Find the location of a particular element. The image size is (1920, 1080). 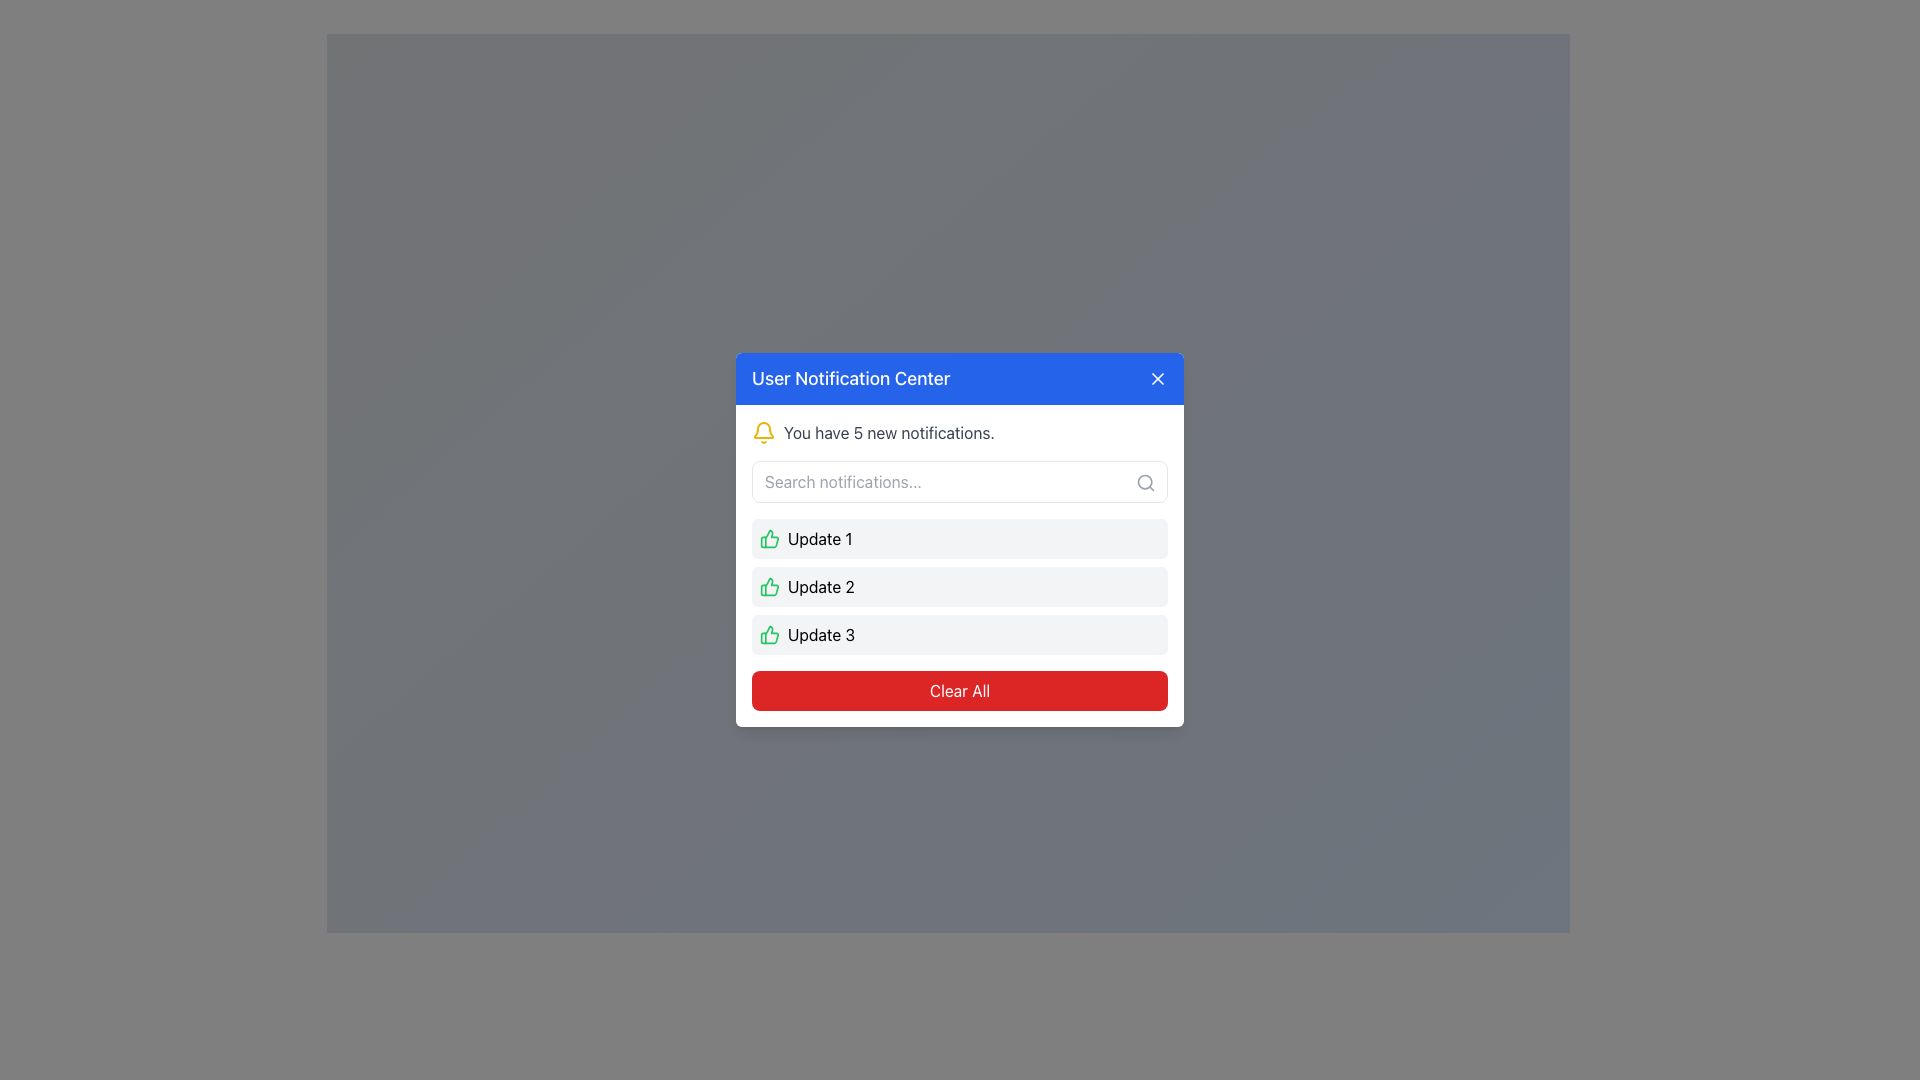

the green thumbs-up icon that symbolizes the 'like' gesture, located to the left of the text 'Update 3' in the third notification item of the 'User Notification Center' dialog box is located at coordinates (768, 635).